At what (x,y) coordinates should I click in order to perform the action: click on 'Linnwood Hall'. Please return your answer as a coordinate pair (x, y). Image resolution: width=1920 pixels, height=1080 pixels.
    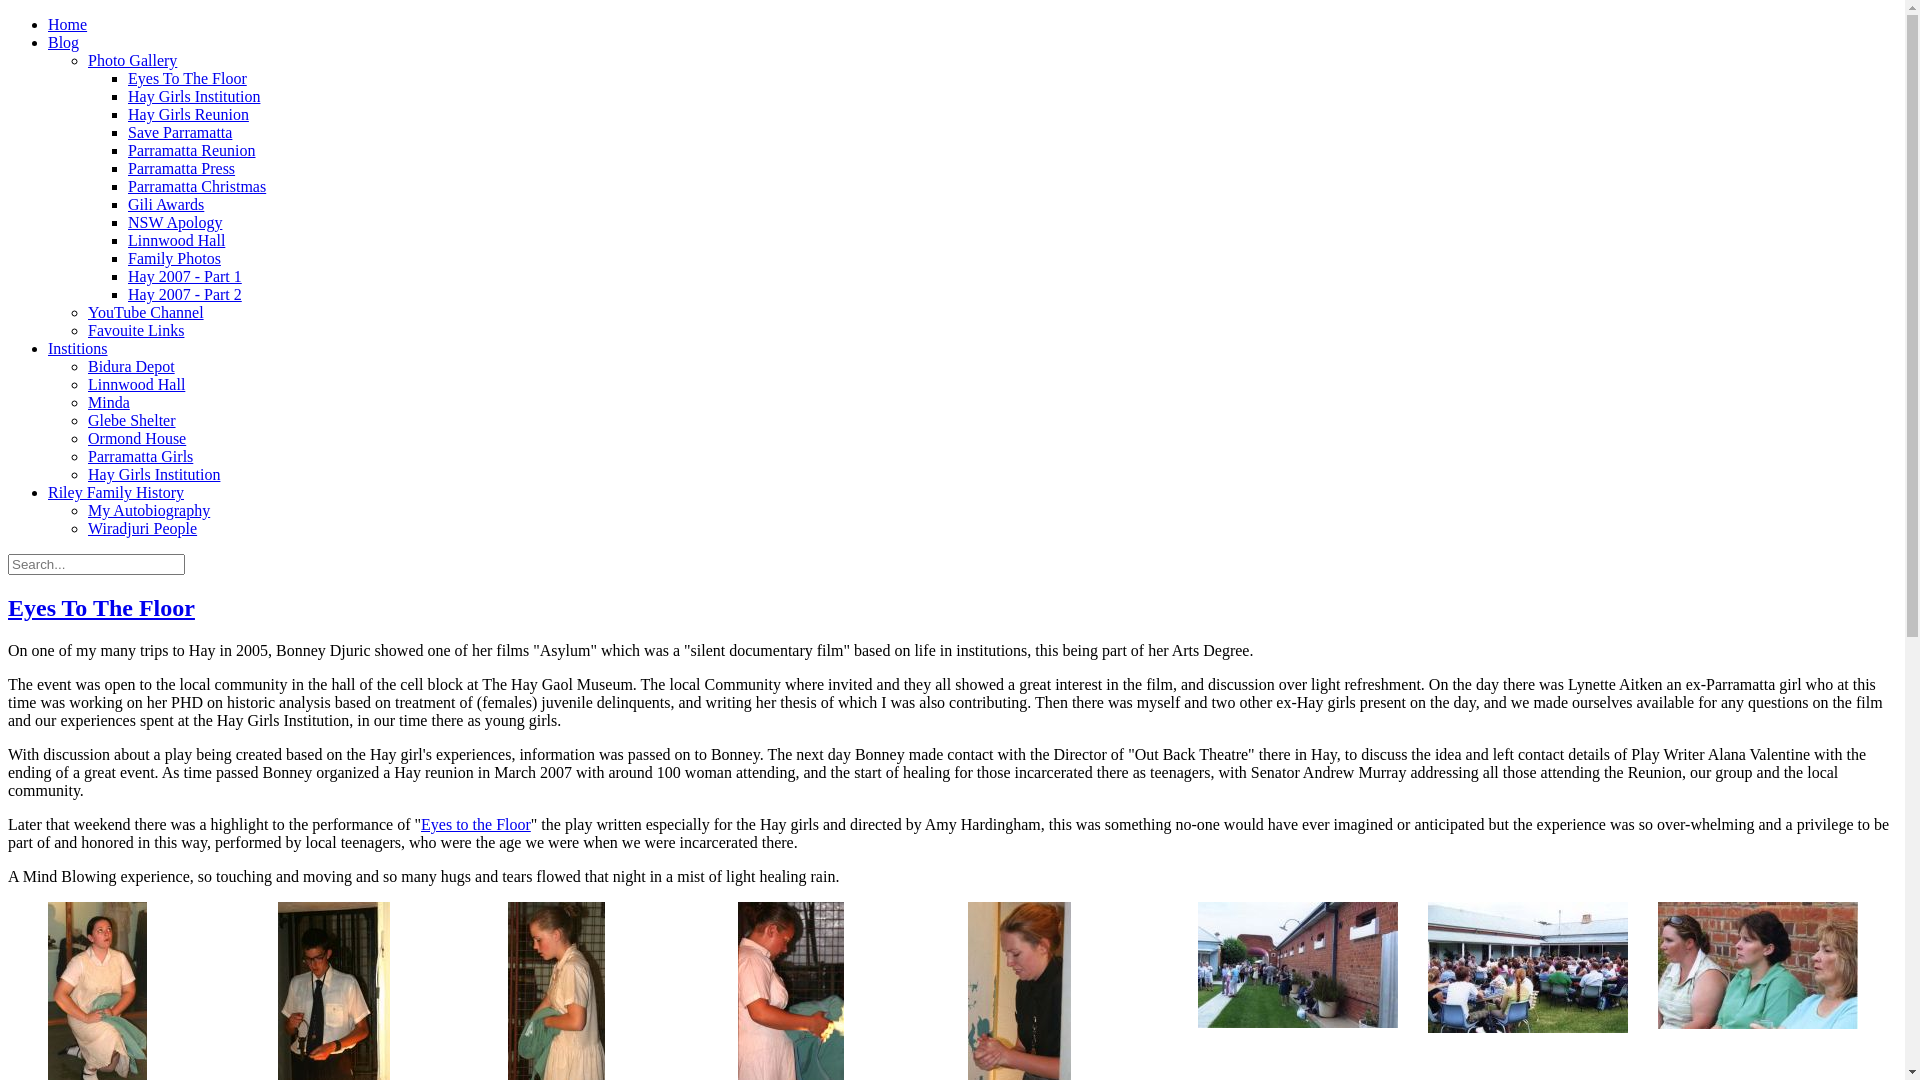
    Looking at the image, I should click on (127, 239).